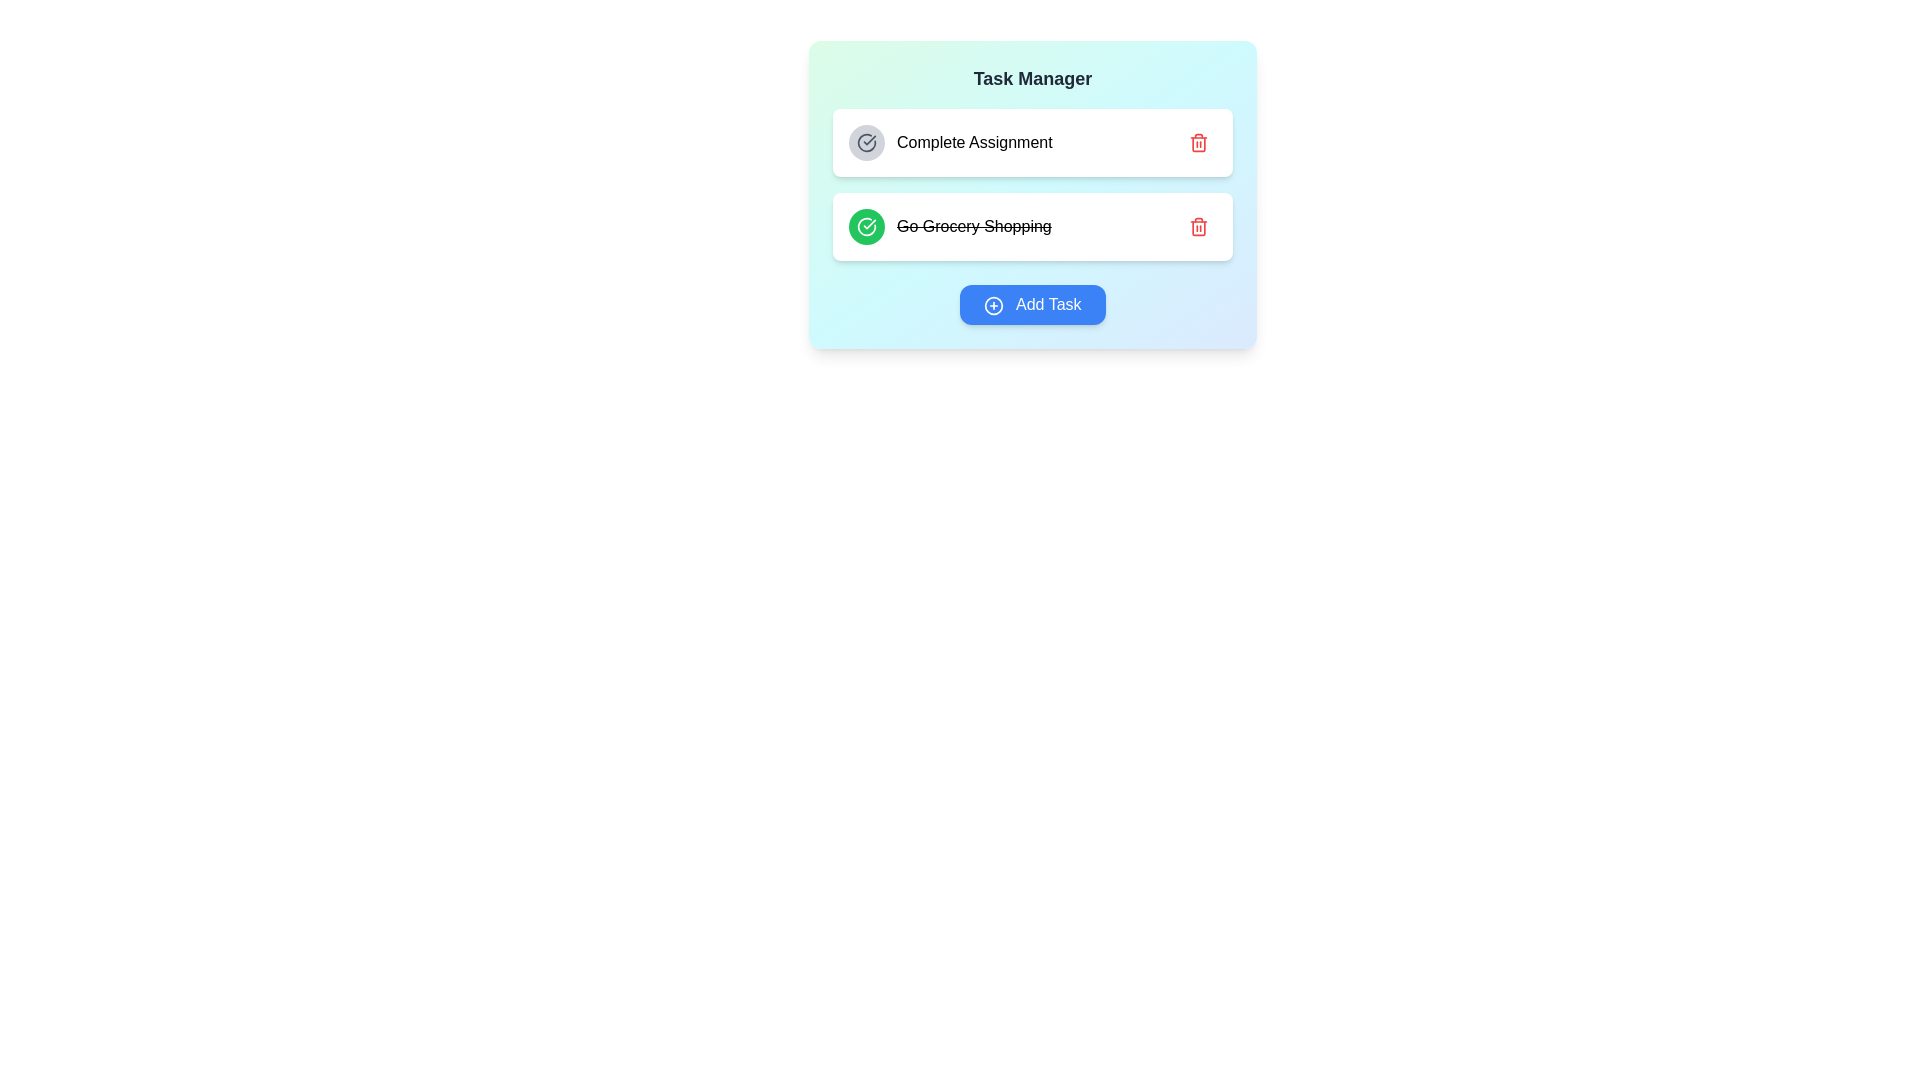 This screenshot has height=1080, width=1920. Describe the element at coordinates (1032, 141) in the screenshot. I see `the first Task list item labeled 'Complete Assignment'` at that location.